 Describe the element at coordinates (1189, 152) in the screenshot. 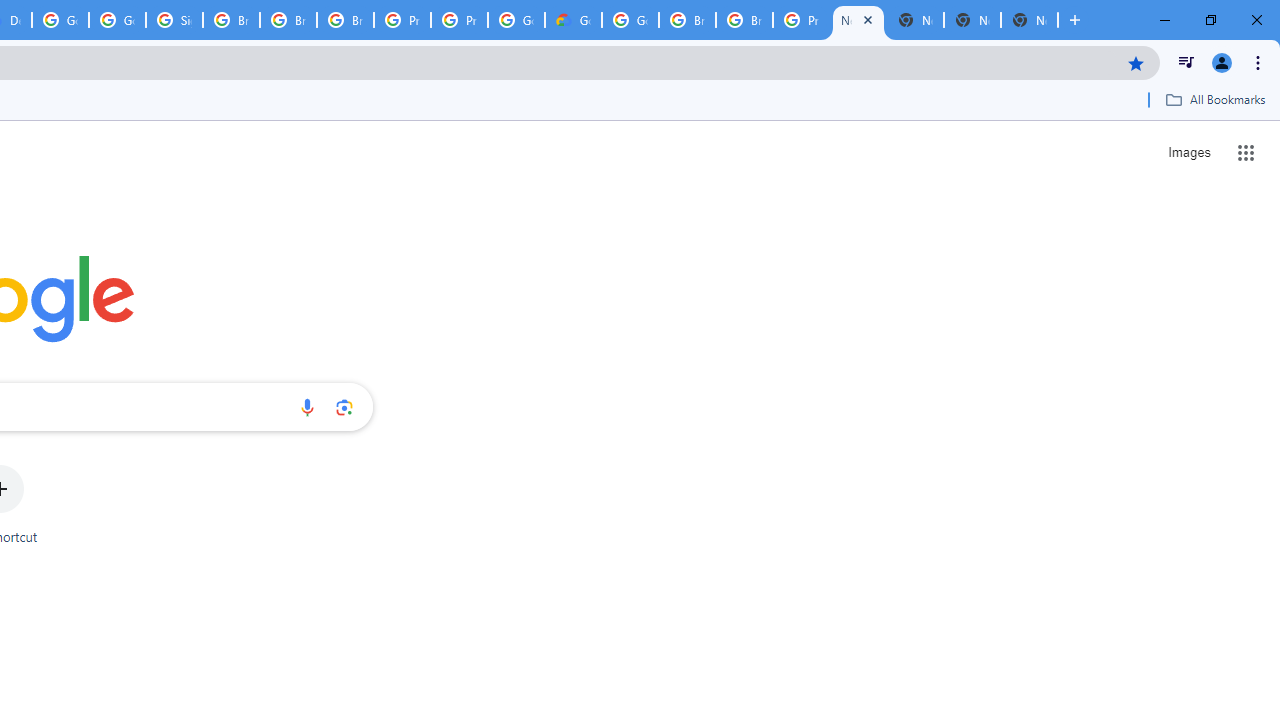

I see `'Search for Images '` at that location.